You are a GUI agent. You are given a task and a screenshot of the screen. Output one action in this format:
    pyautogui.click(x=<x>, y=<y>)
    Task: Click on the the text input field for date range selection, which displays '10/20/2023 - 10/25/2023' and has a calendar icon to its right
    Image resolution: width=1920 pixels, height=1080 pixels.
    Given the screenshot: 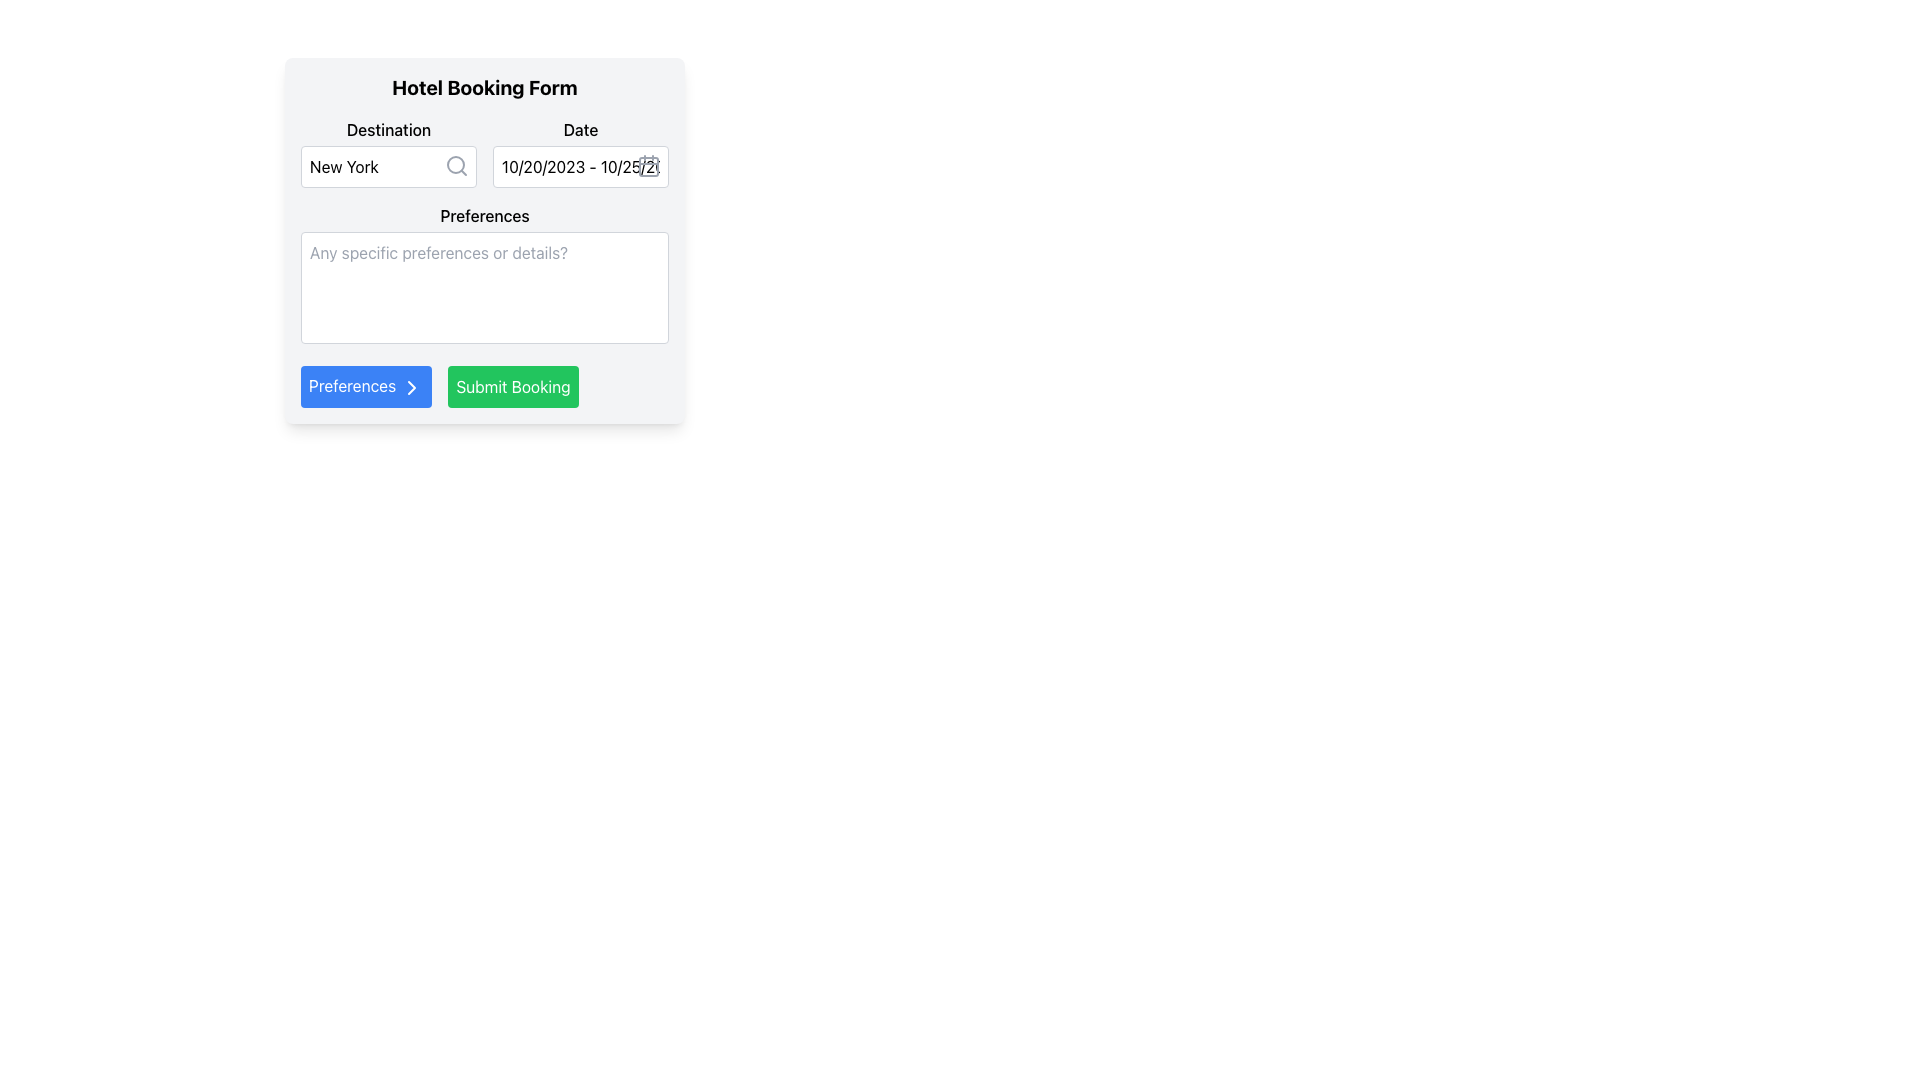 What is the action you would take?
    pyautogui.click(x=579, y=165)
    